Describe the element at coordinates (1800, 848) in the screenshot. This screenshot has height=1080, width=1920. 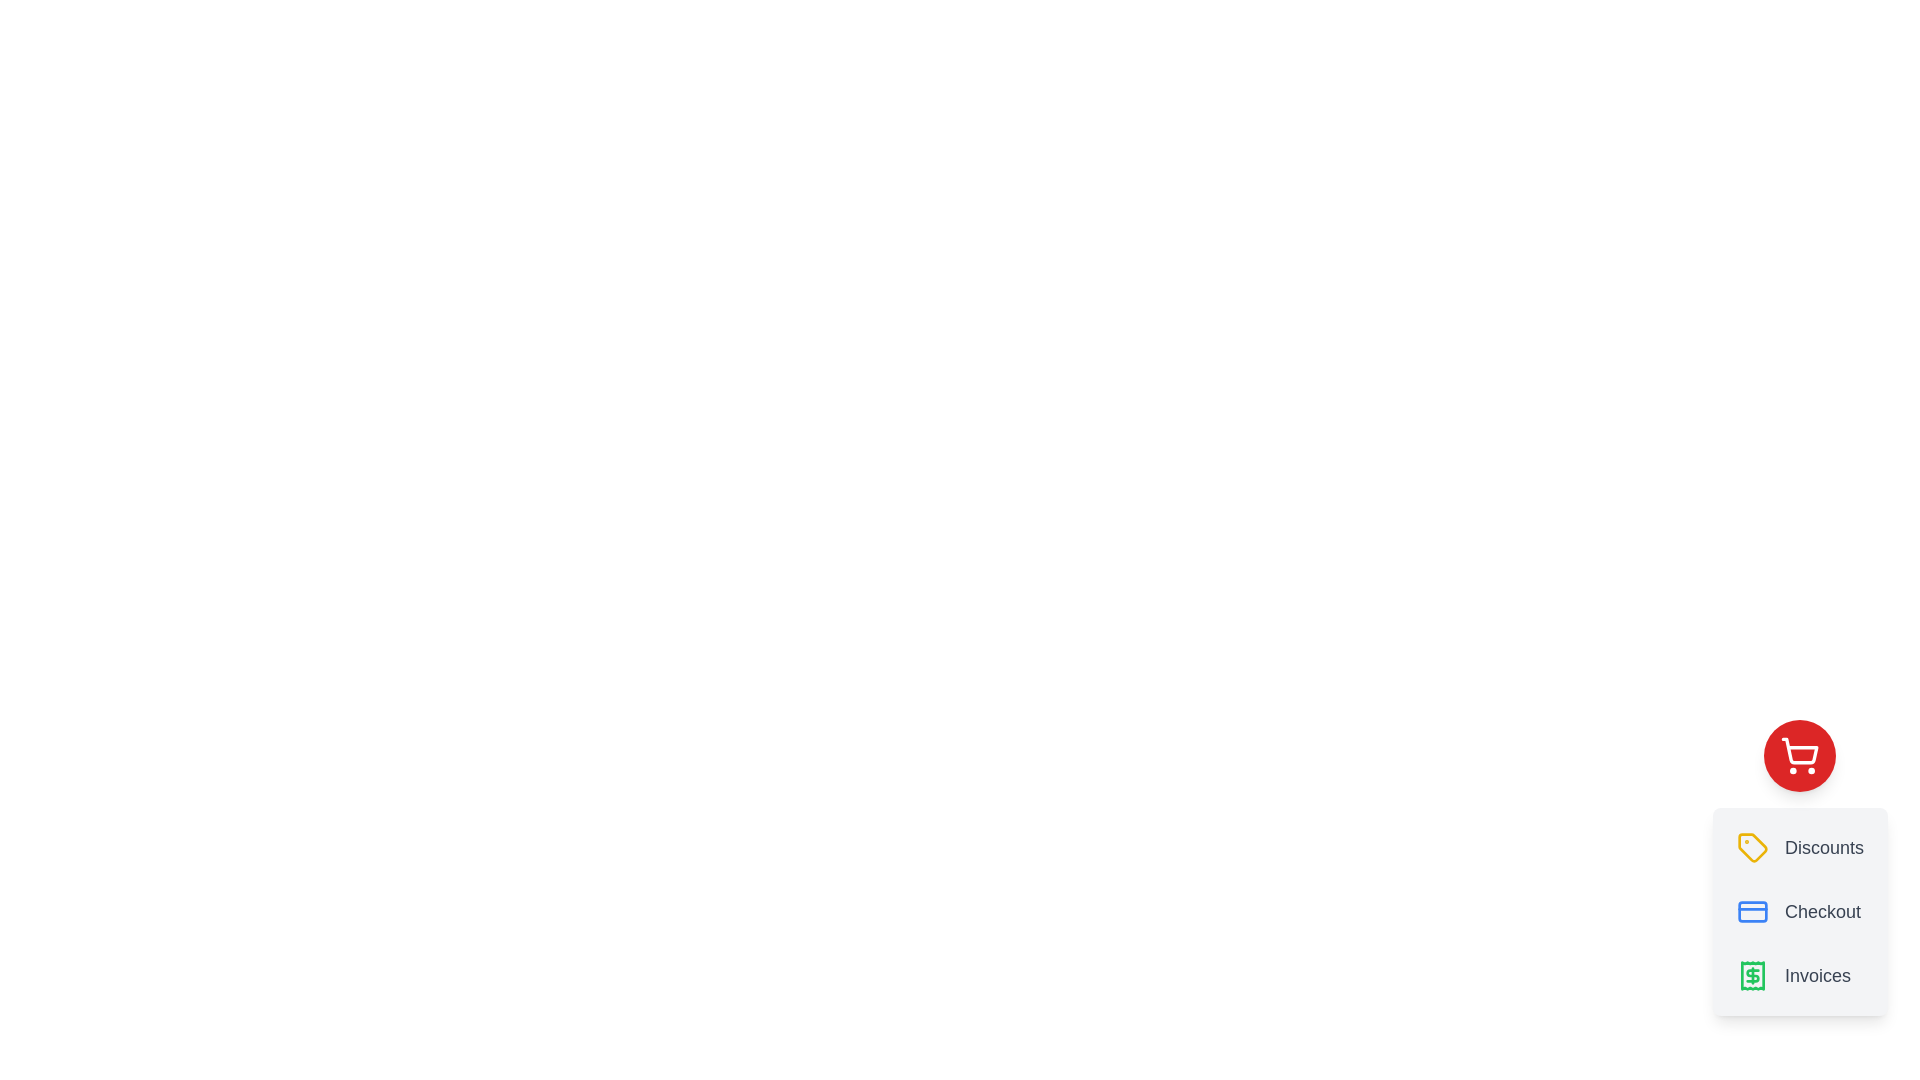
I see `the 'Discounts' button to select the option` at that location.